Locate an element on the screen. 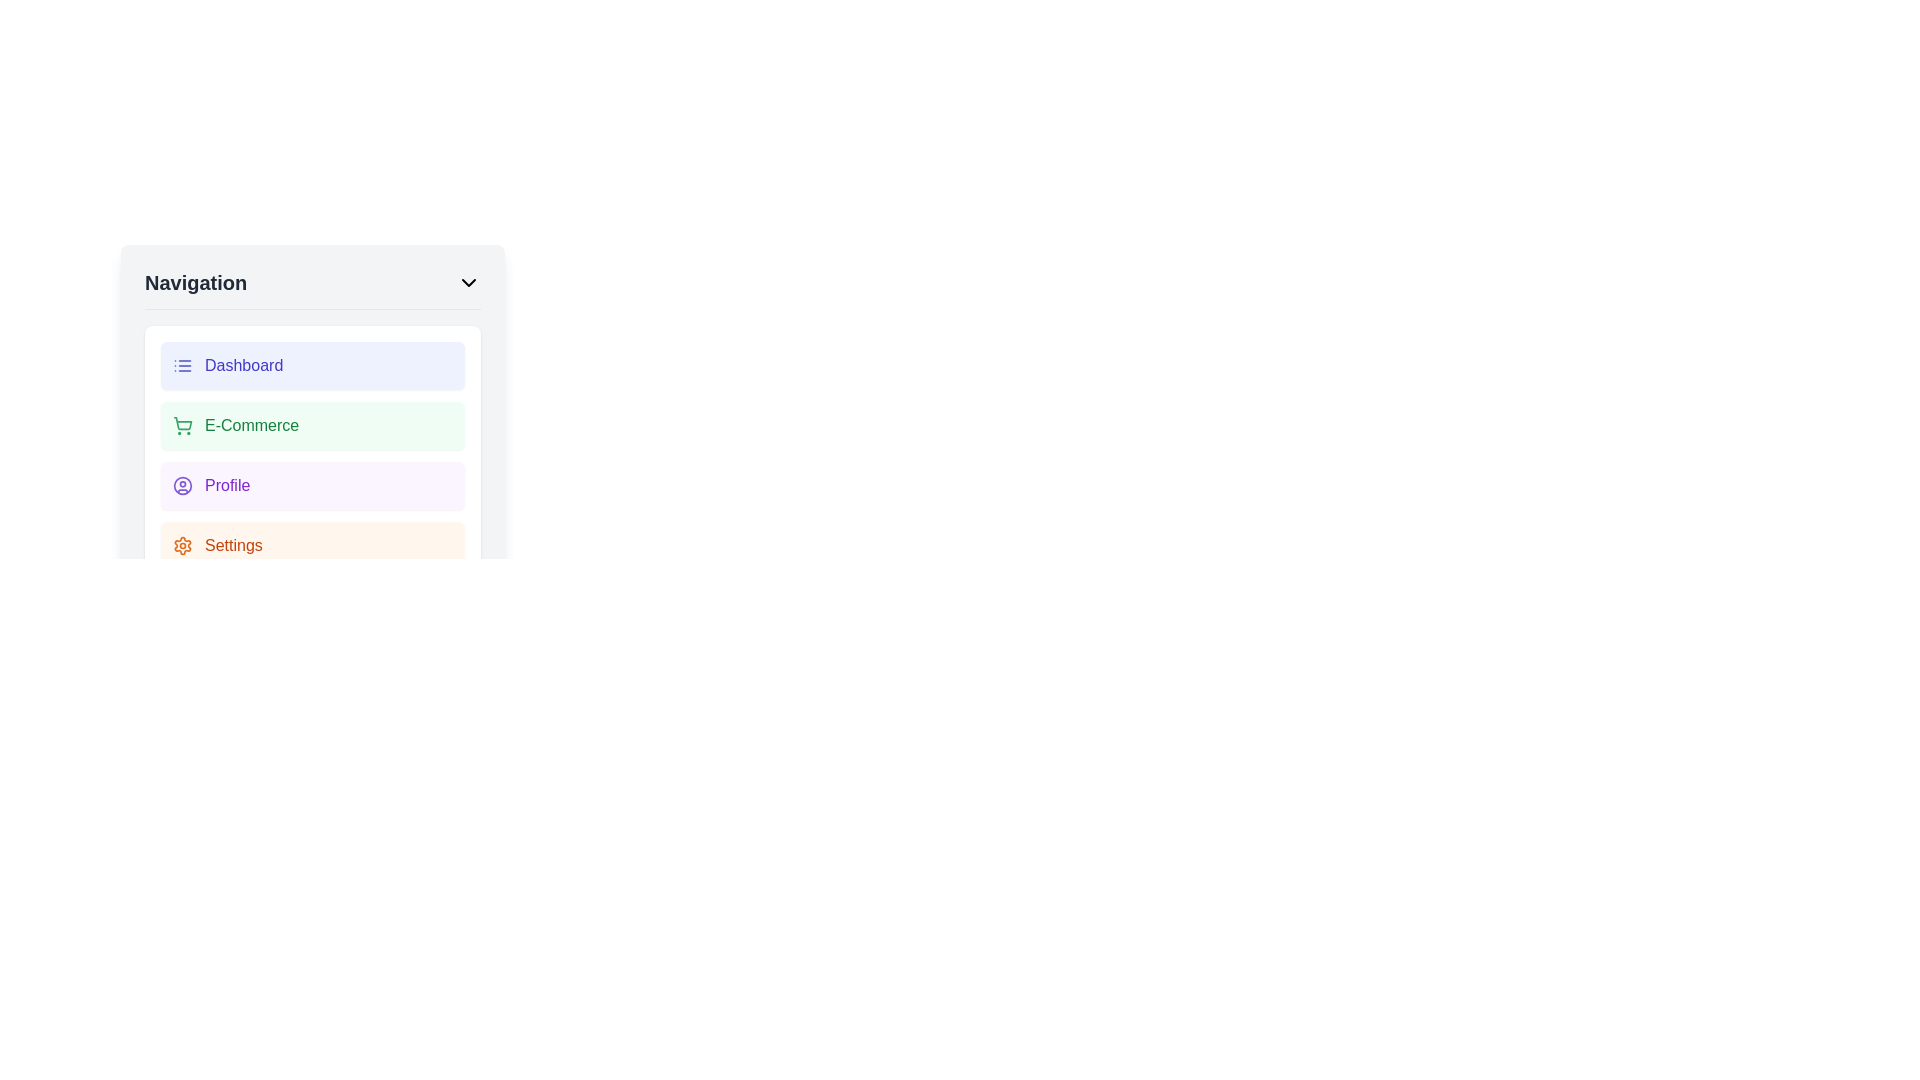  the downward-pointing chevron icon located to the right of the 'Navigation' label is located at coordinates (468, 282).